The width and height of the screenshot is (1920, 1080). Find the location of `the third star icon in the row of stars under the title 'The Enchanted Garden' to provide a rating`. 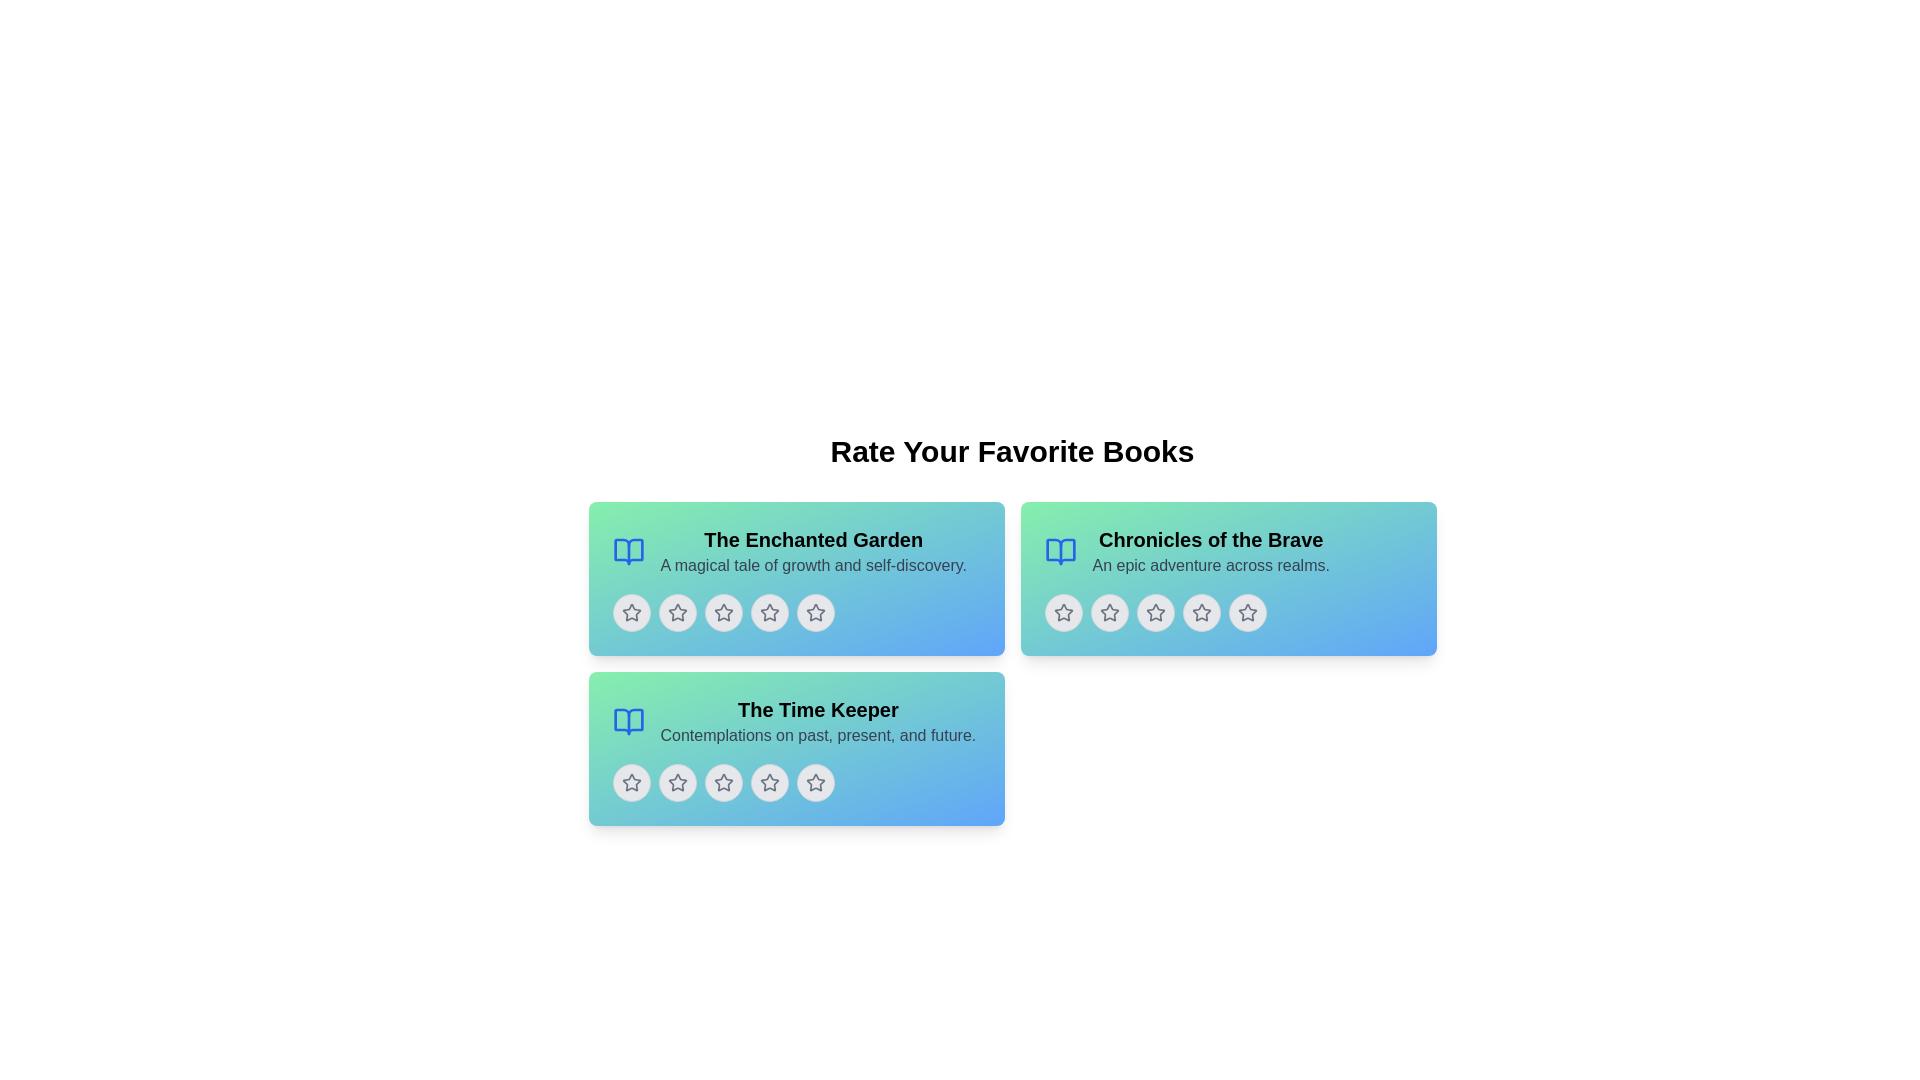

the third star icon in the row of stars under the title 'The Enchanted Garden' to provide a rating is located at coordinates (768, 611).